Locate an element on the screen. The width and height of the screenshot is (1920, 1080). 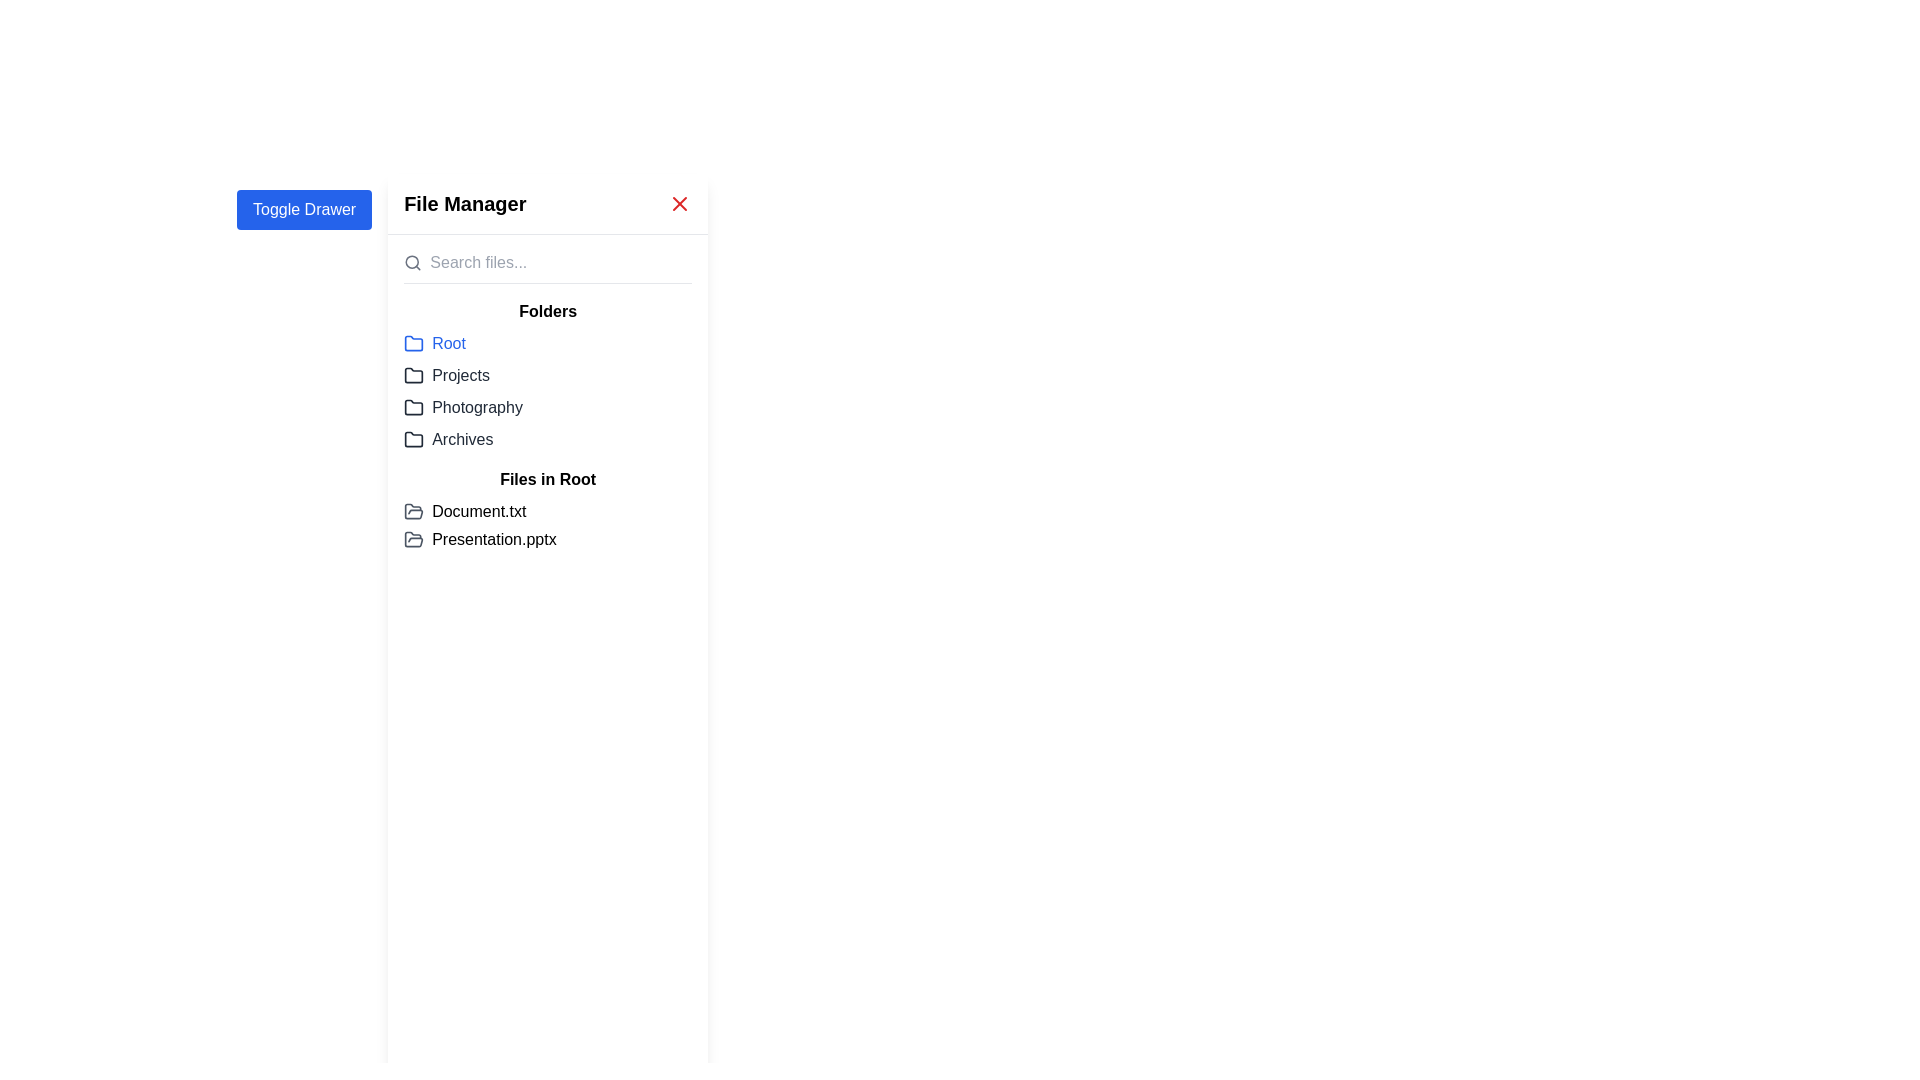
the 'Toggle Drawer' button, which is a rectangular button with rounded corners and a bold blue background is located at coordinates (303, 209).